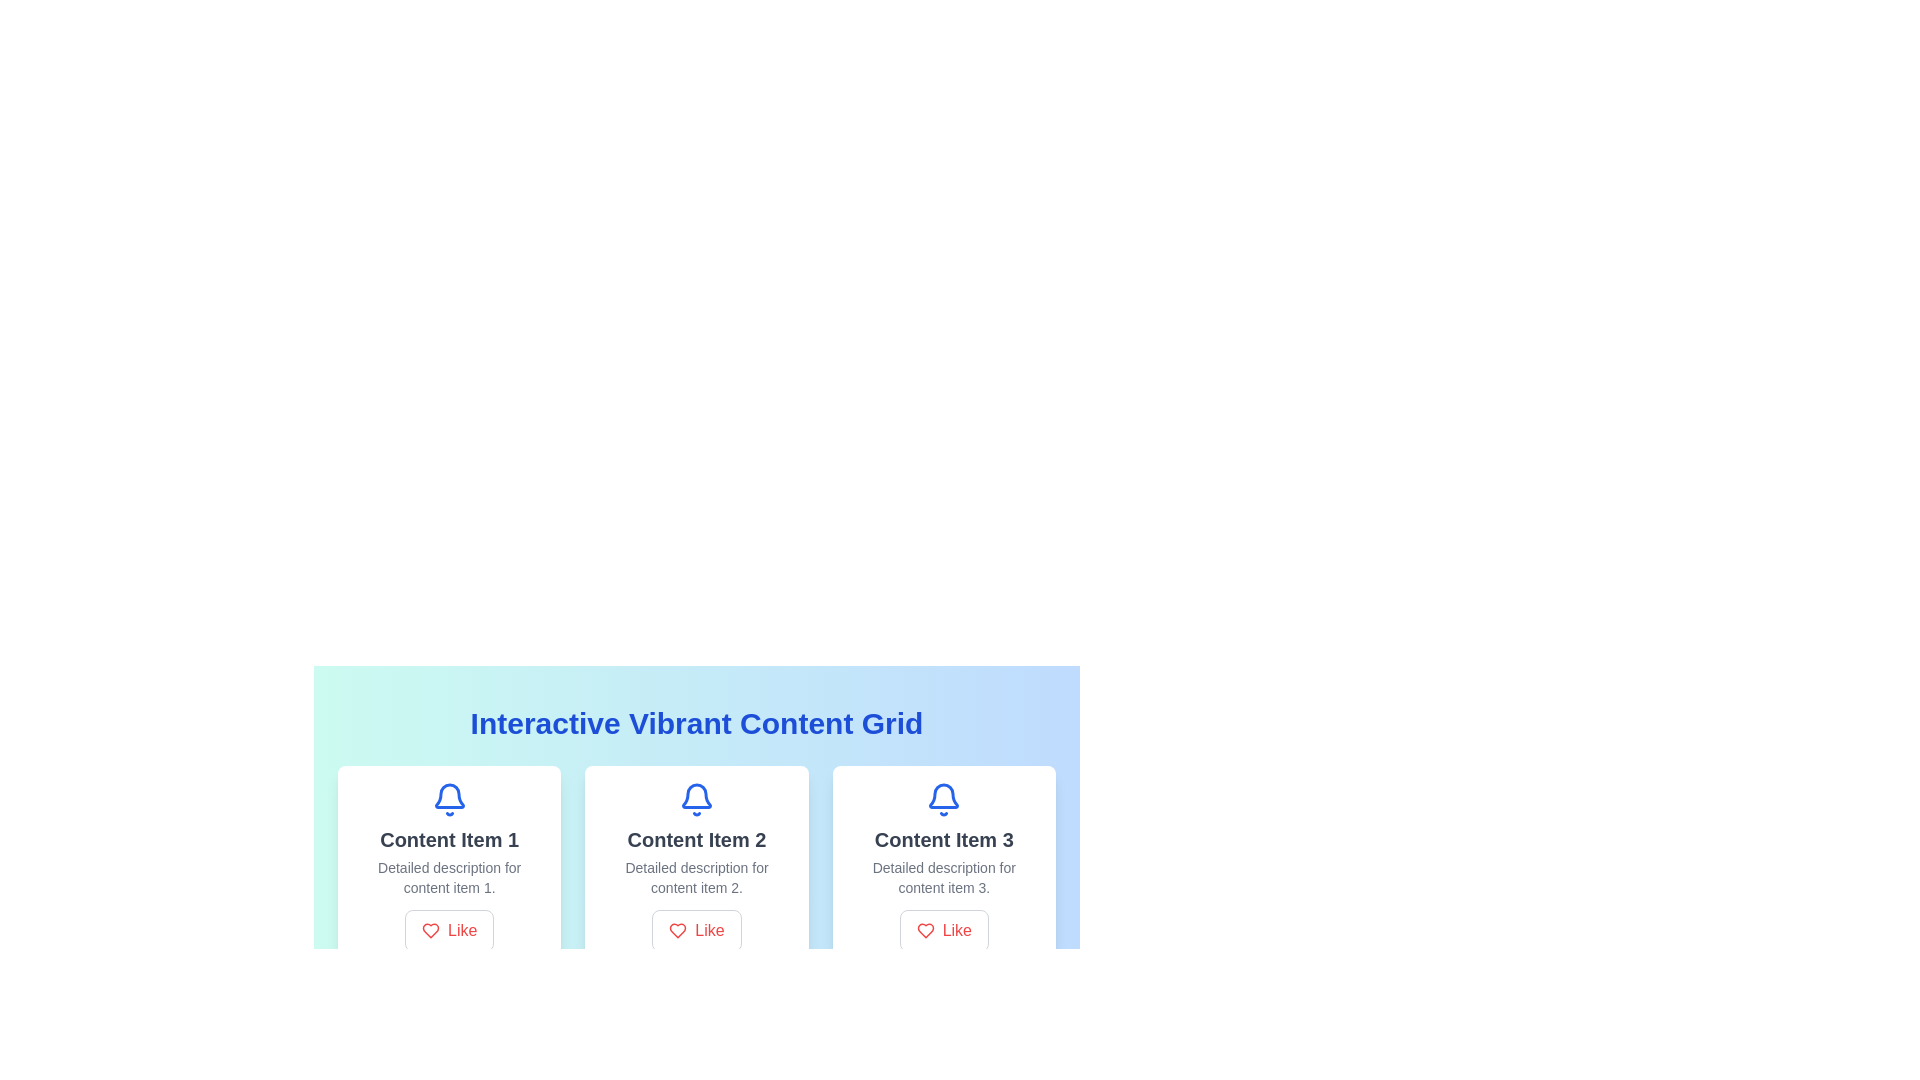  I want to click on the text component that reads 'Detailed description for content item 1.' which is styled with a small, gray font and is located directly below the 'Content Item 1' title, so click(448, 877).